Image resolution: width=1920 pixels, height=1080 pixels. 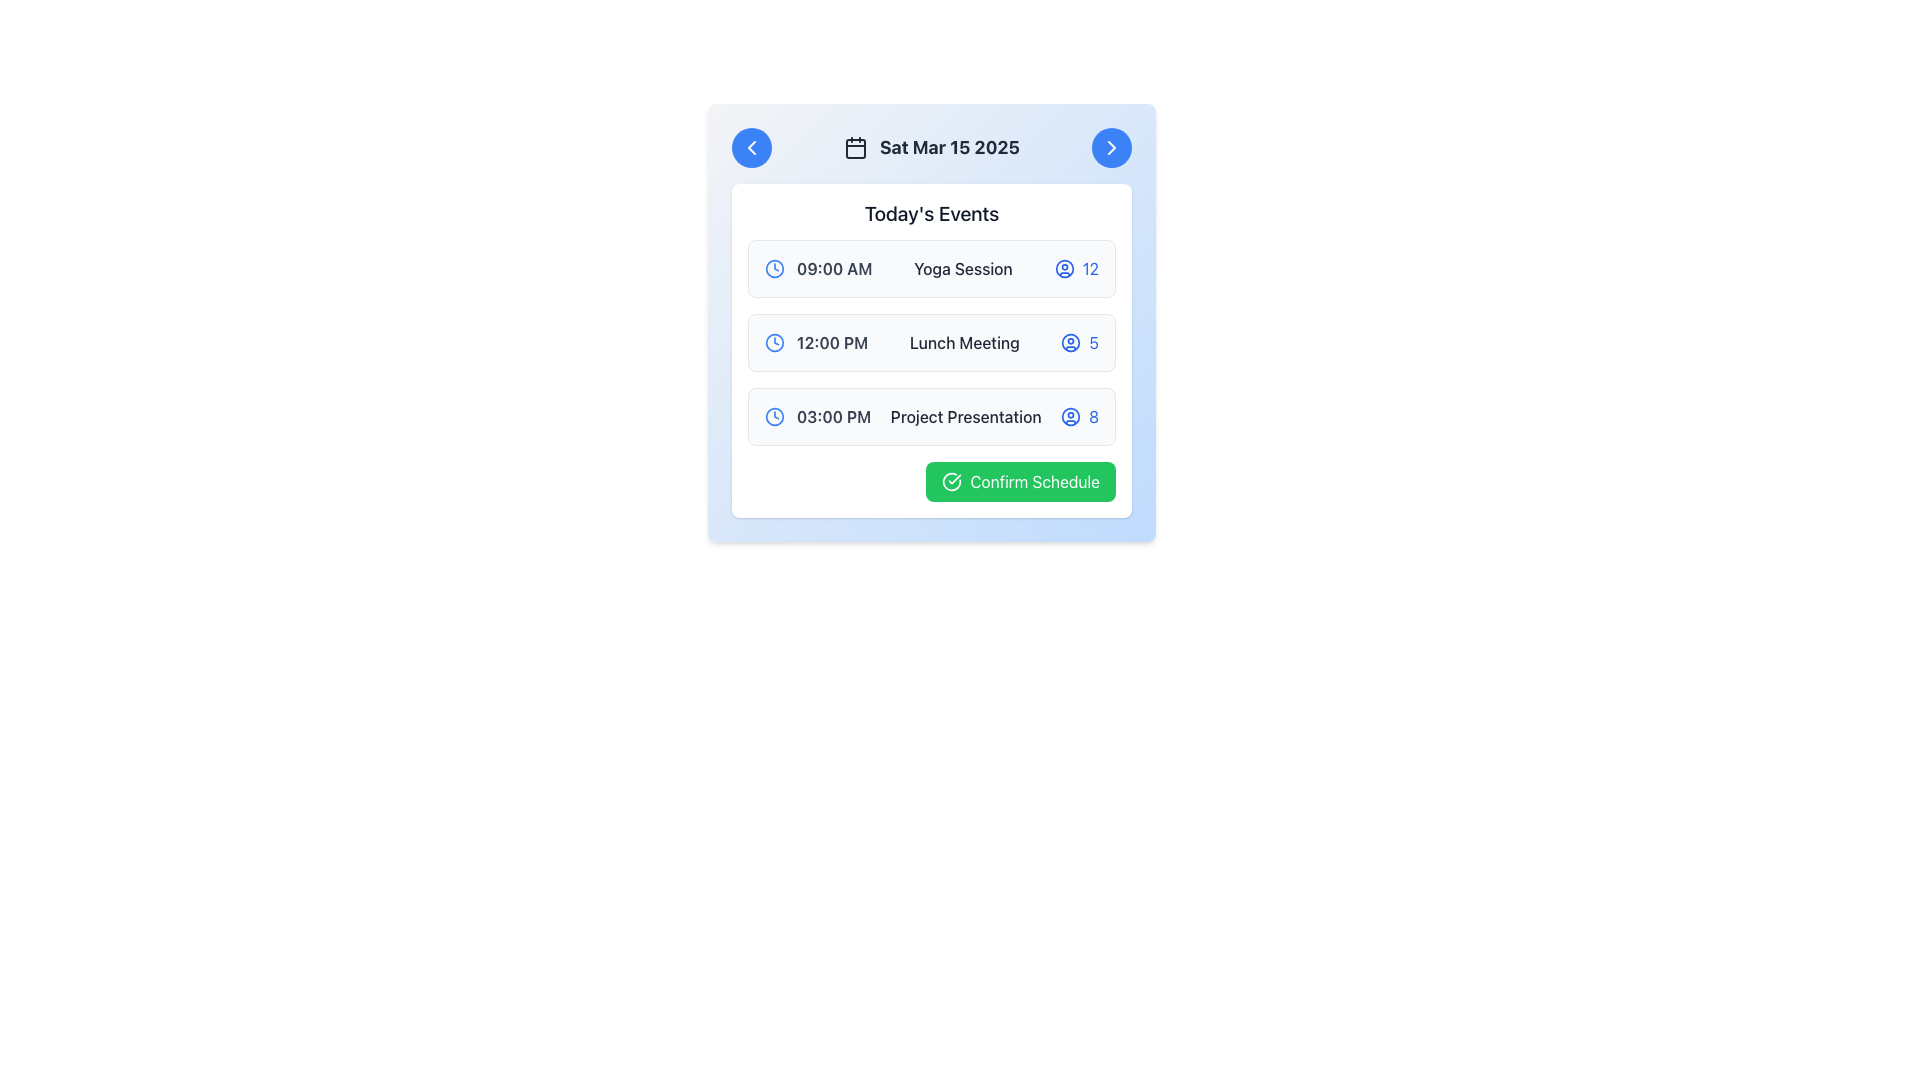 I want to click on the text component displaying '12:00 PM' in bold, gray font, located in the second row of the schedule list, adjacent to a blue clock icon, so click(x=832, y=342).